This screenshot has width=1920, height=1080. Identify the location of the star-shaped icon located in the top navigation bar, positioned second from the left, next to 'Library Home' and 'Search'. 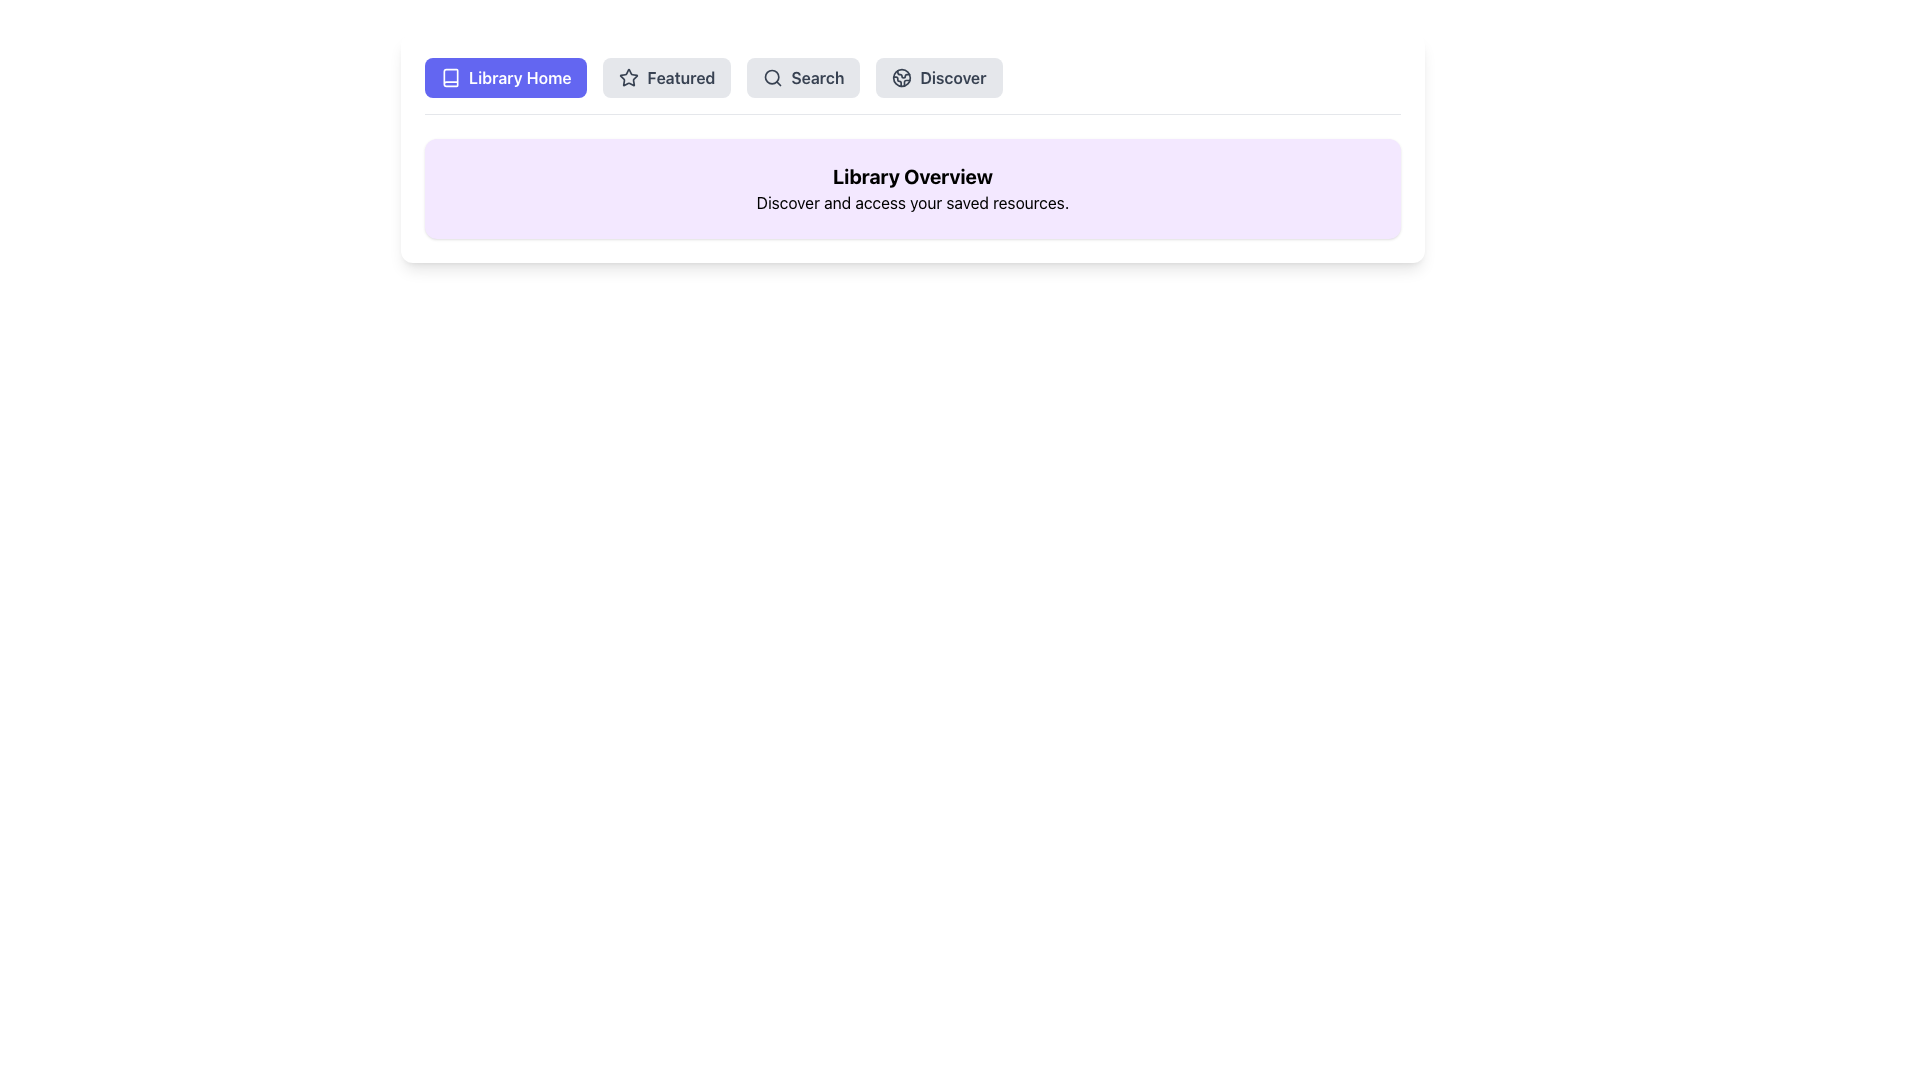
(628, 76).